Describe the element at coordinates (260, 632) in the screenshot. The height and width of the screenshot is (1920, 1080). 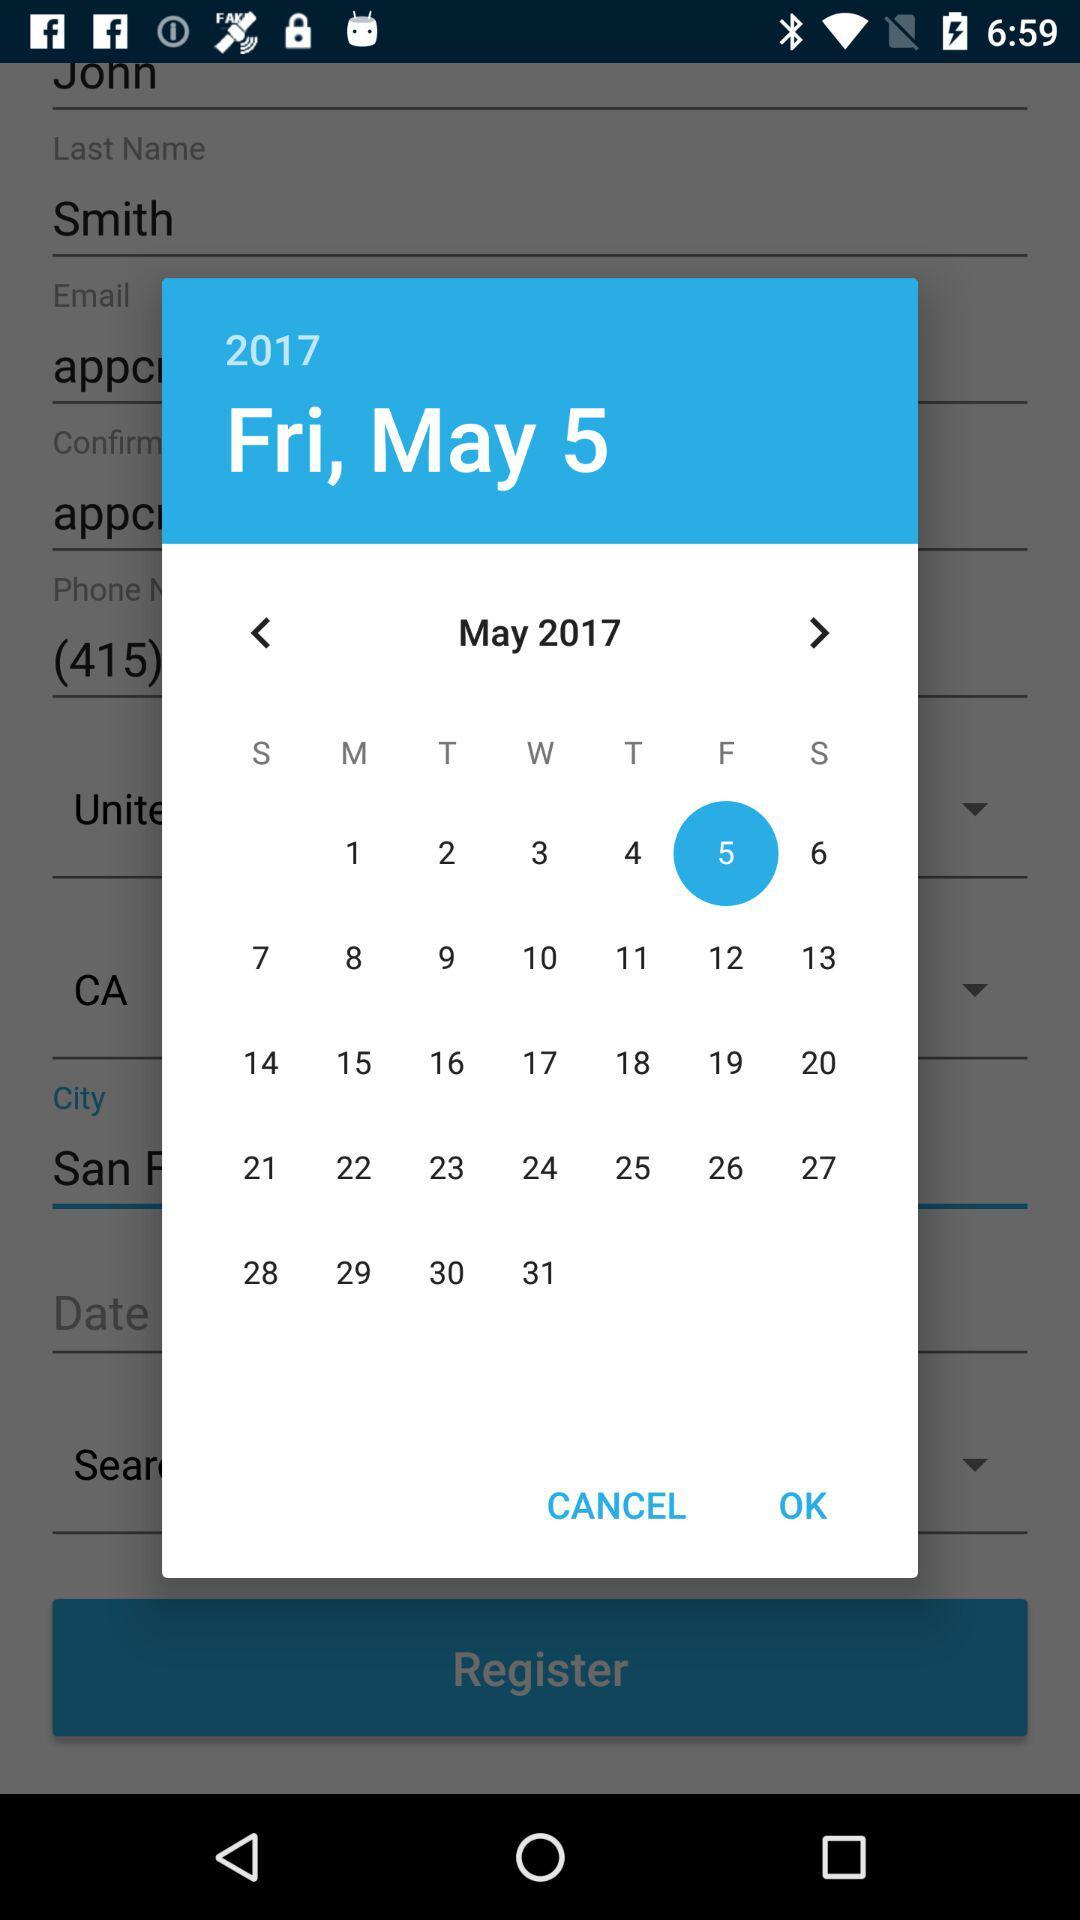
I see `item at the top left corner` at that location.